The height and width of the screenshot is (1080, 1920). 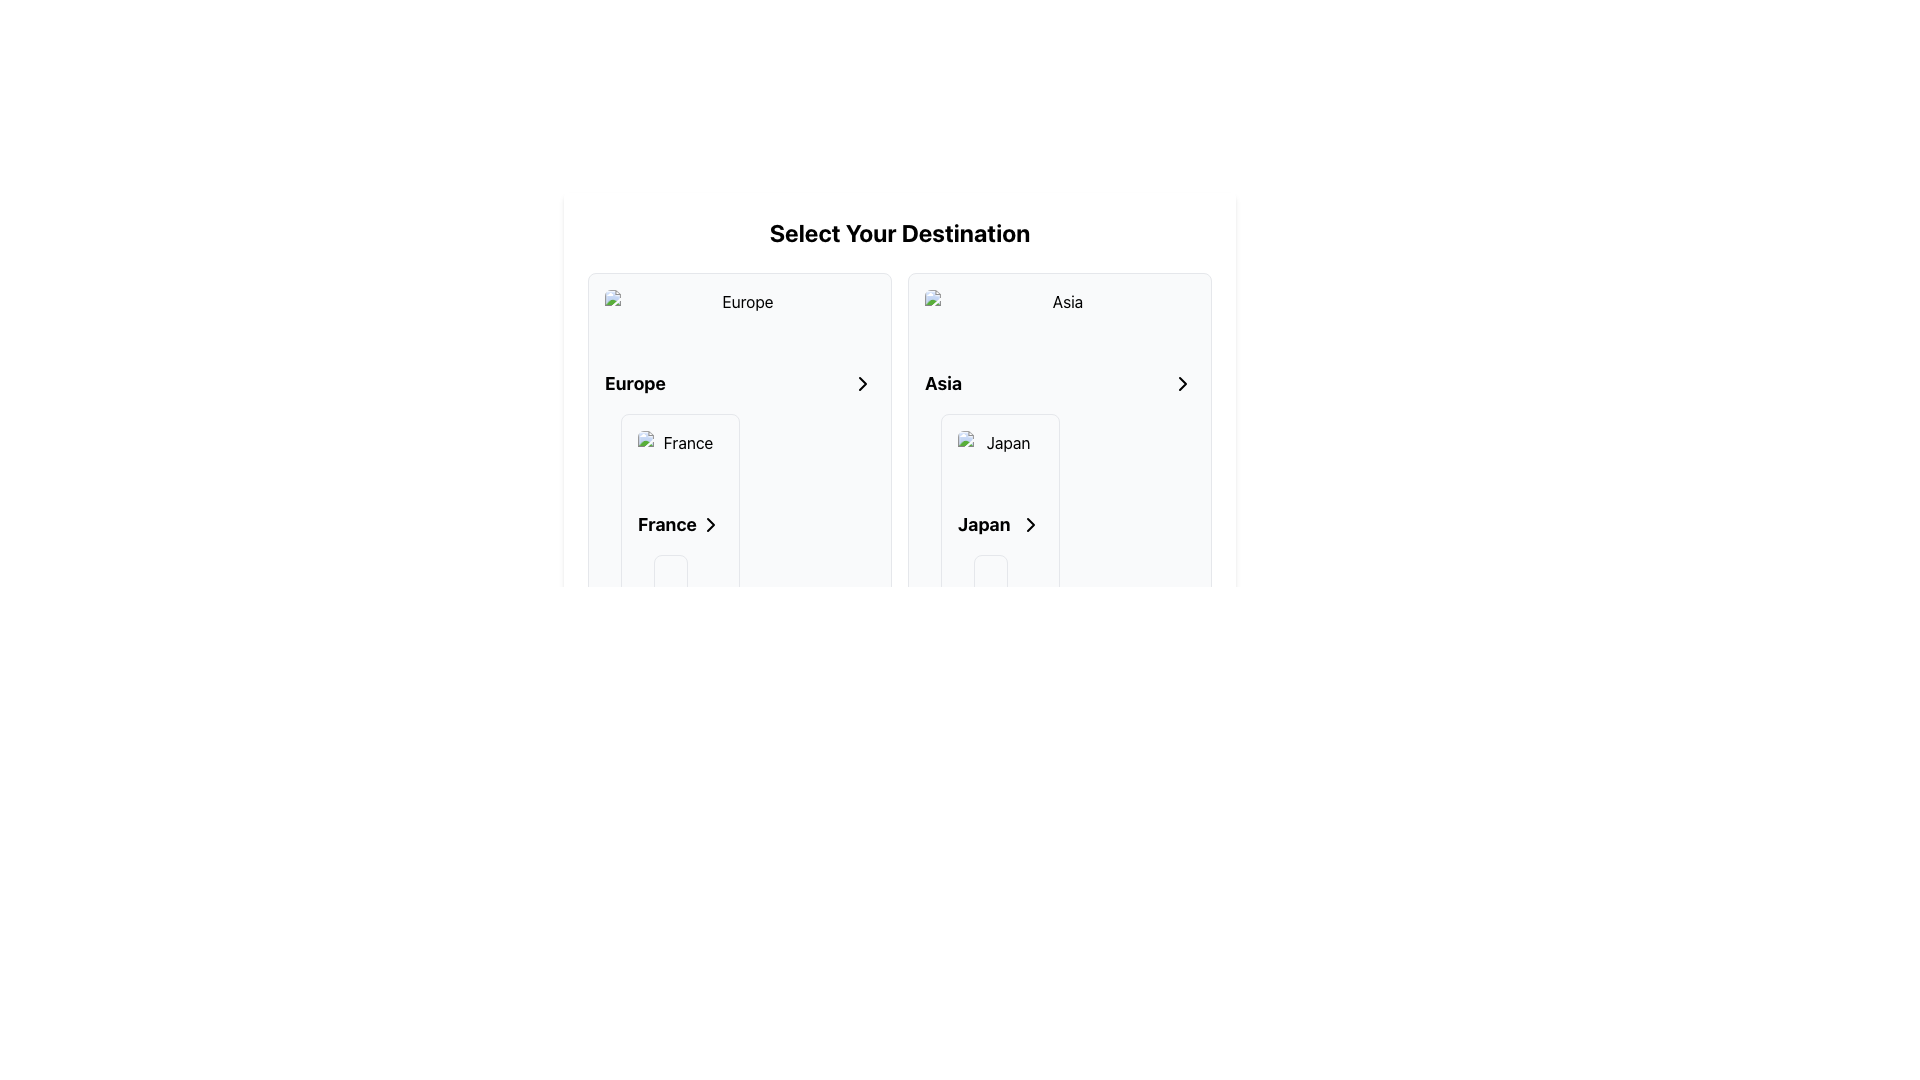 What do you see at coordinates (1000, 462) in the screenshot?
I see `the 'Japan' image element with rounded corners located at the top of the card in the second column under the 'Asia' category for accessibility purposes` at bounding box center [1000, 462].